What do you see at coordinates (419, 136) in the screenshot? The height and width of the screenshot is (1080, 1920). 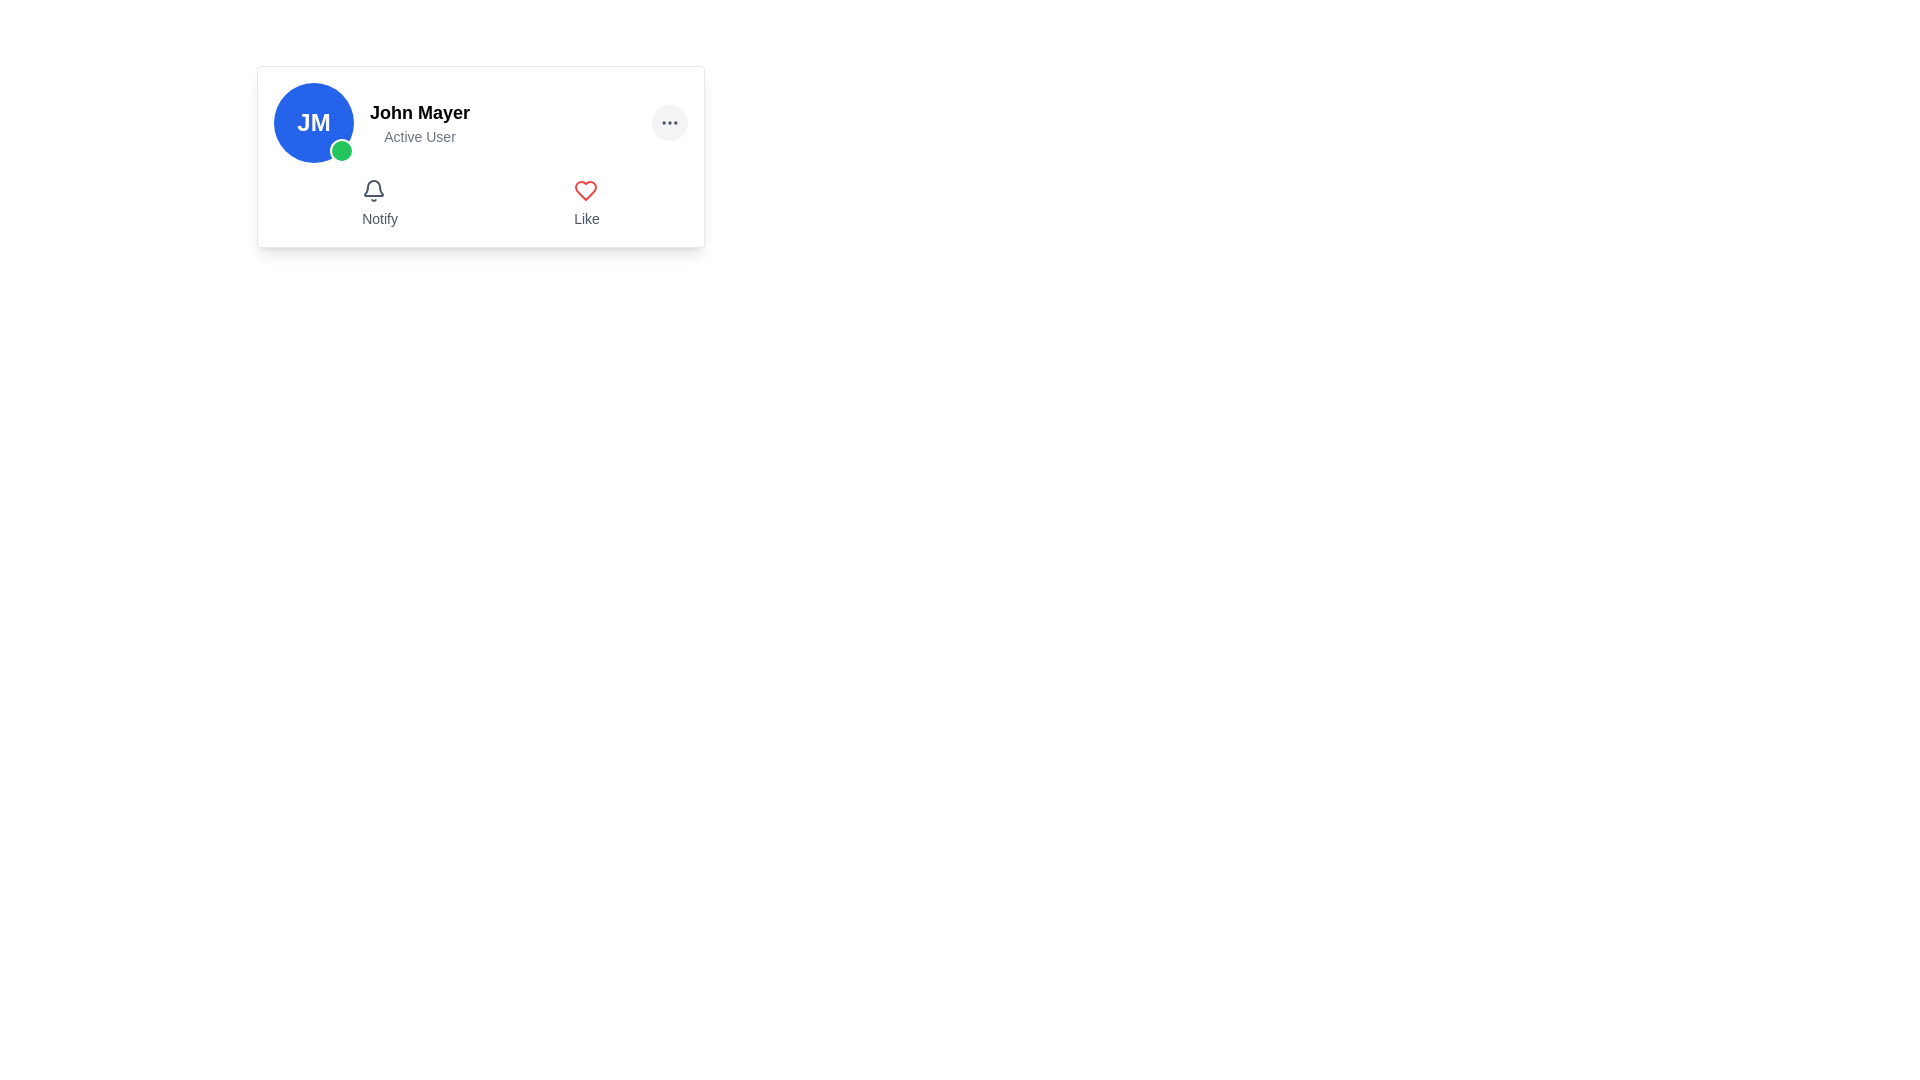 I see `the 'Active User' text label, which is a small, gray text displayed below the 'John Mayer' name label in the profile card structure` at bounding box center [419, 136].